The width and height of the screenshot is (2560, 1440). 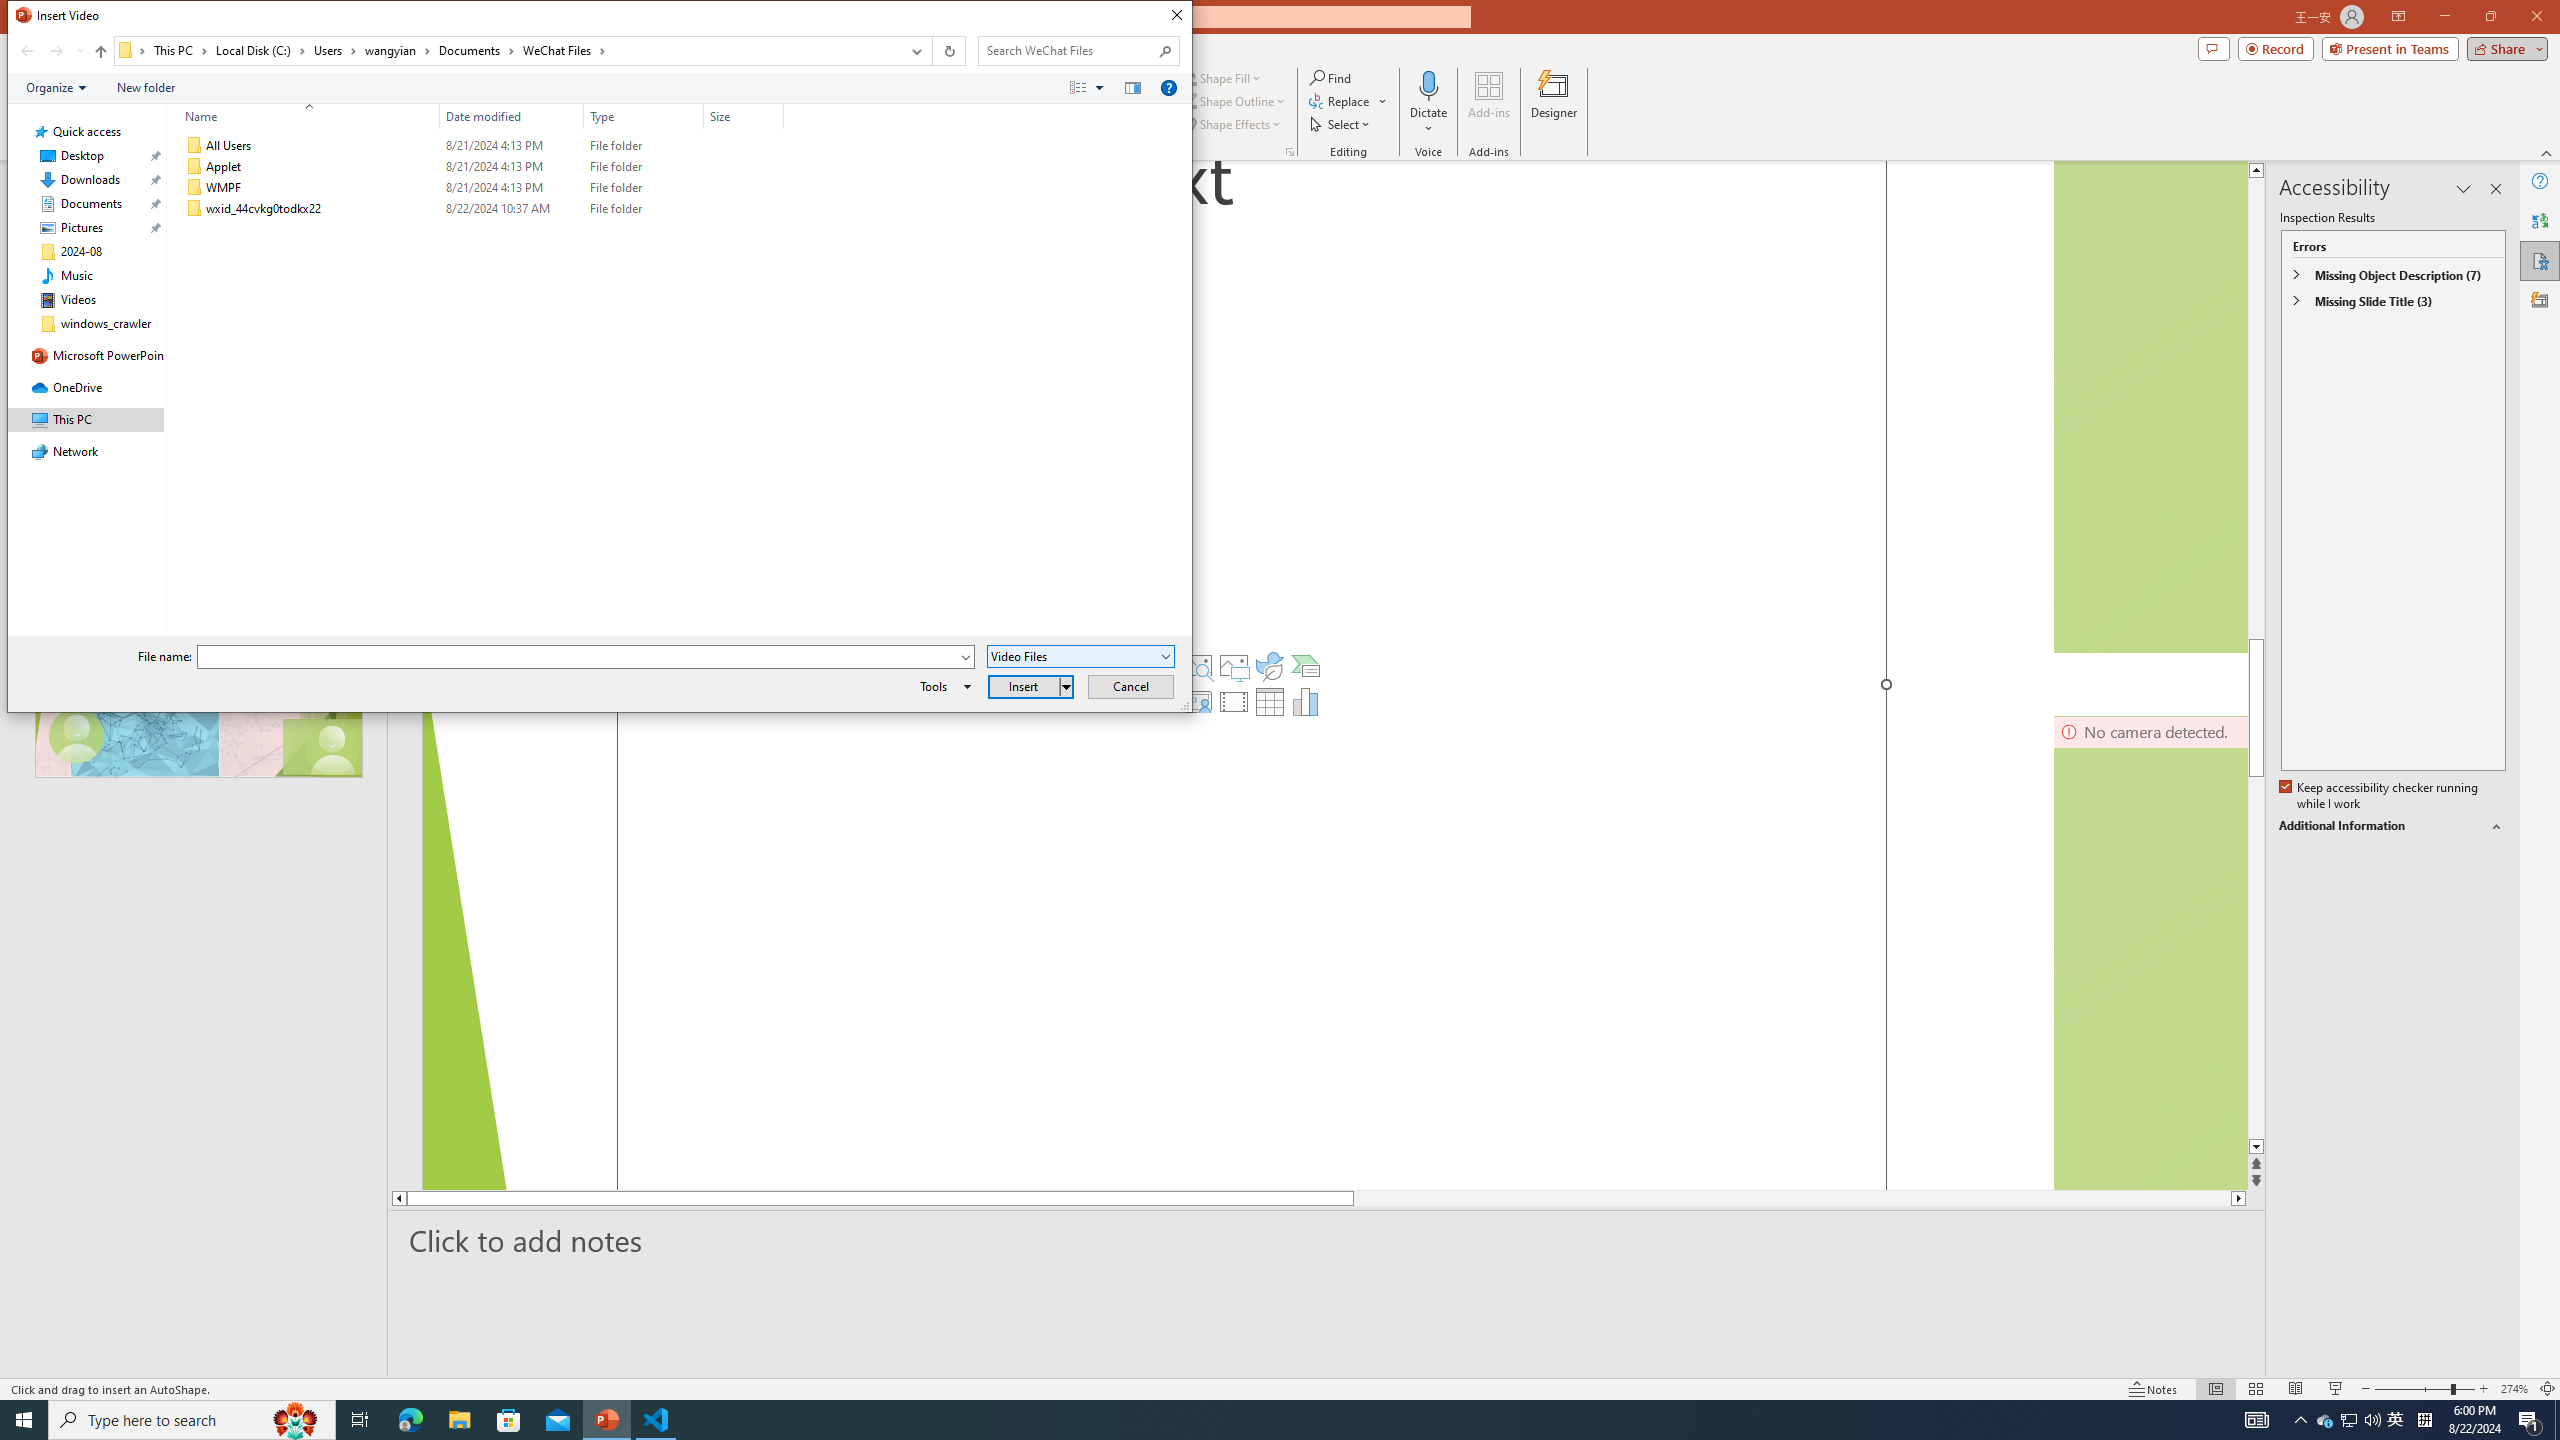 I want to click on 'Search Box', so click(x=1068, y=49).